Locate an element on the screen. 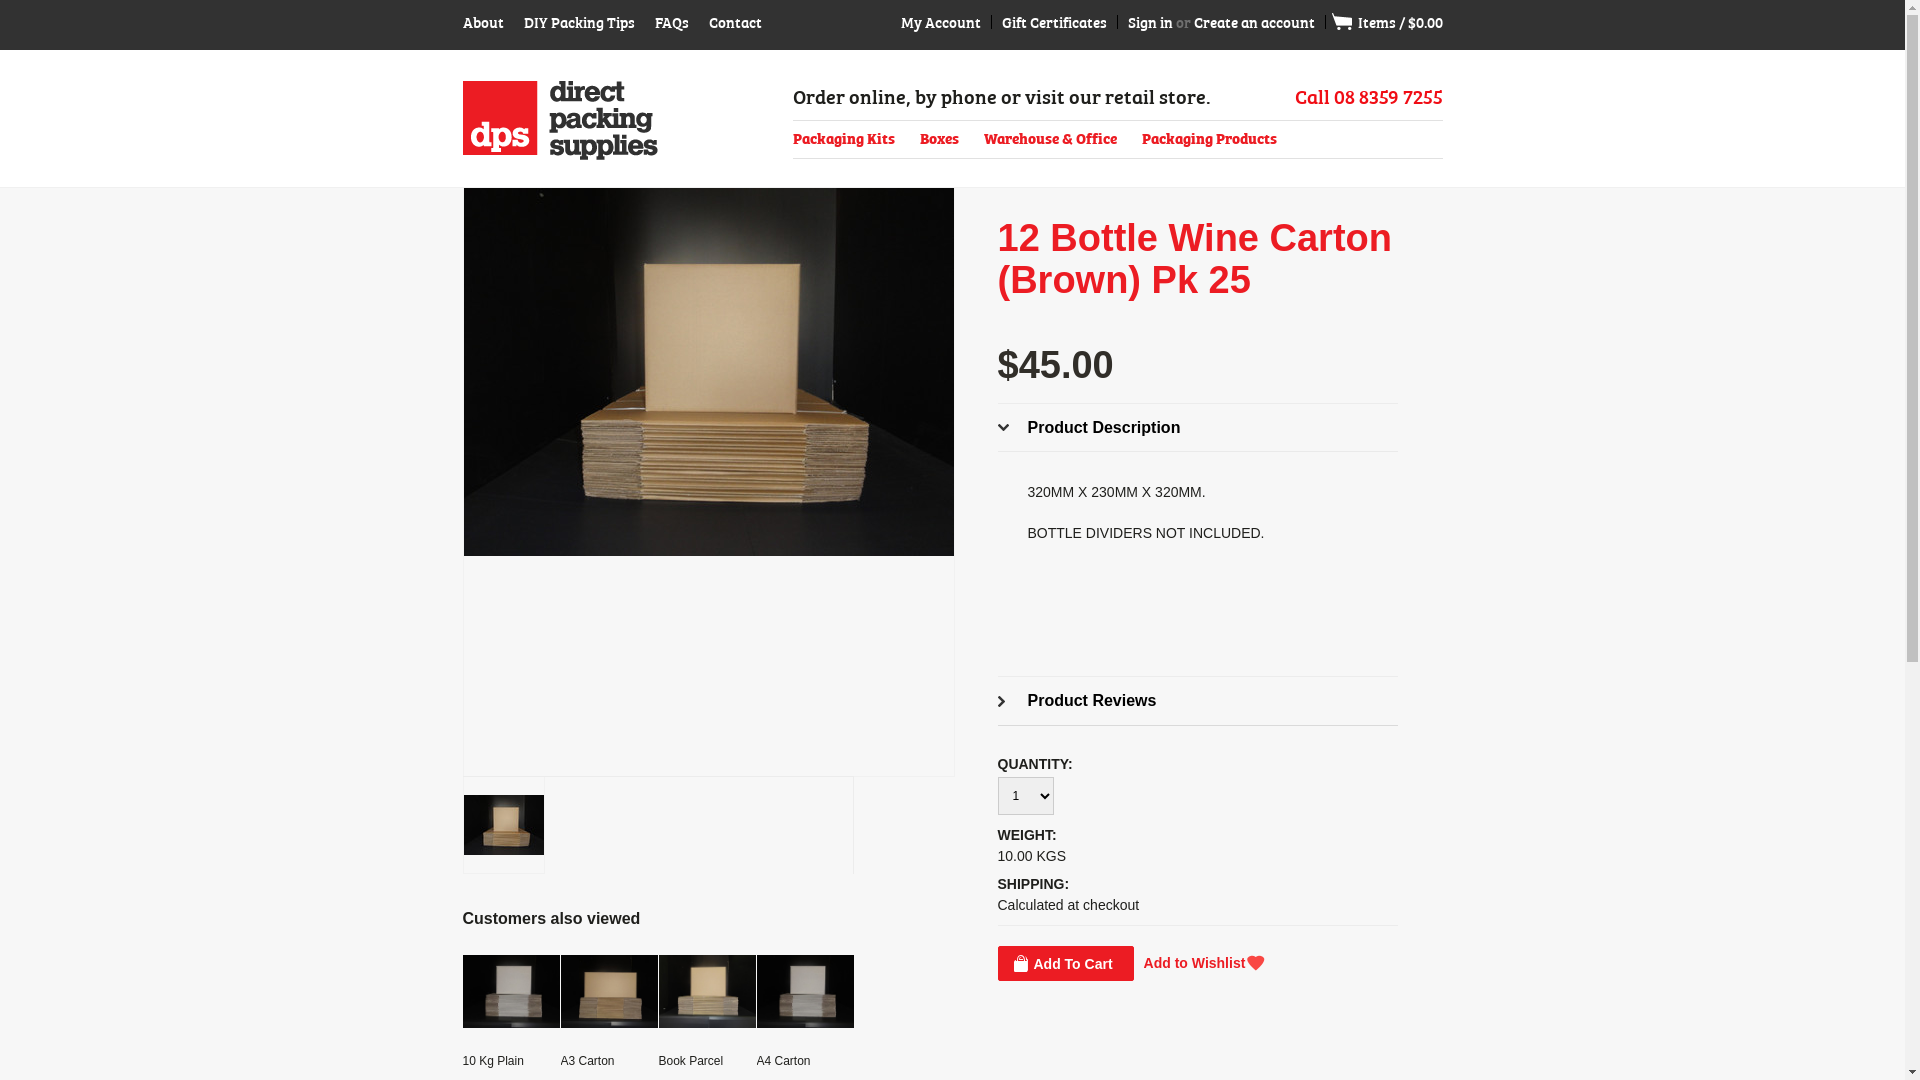 This screenshot has width=1920, height=1080. 'Boxes' is located at coordinates (919, 136).